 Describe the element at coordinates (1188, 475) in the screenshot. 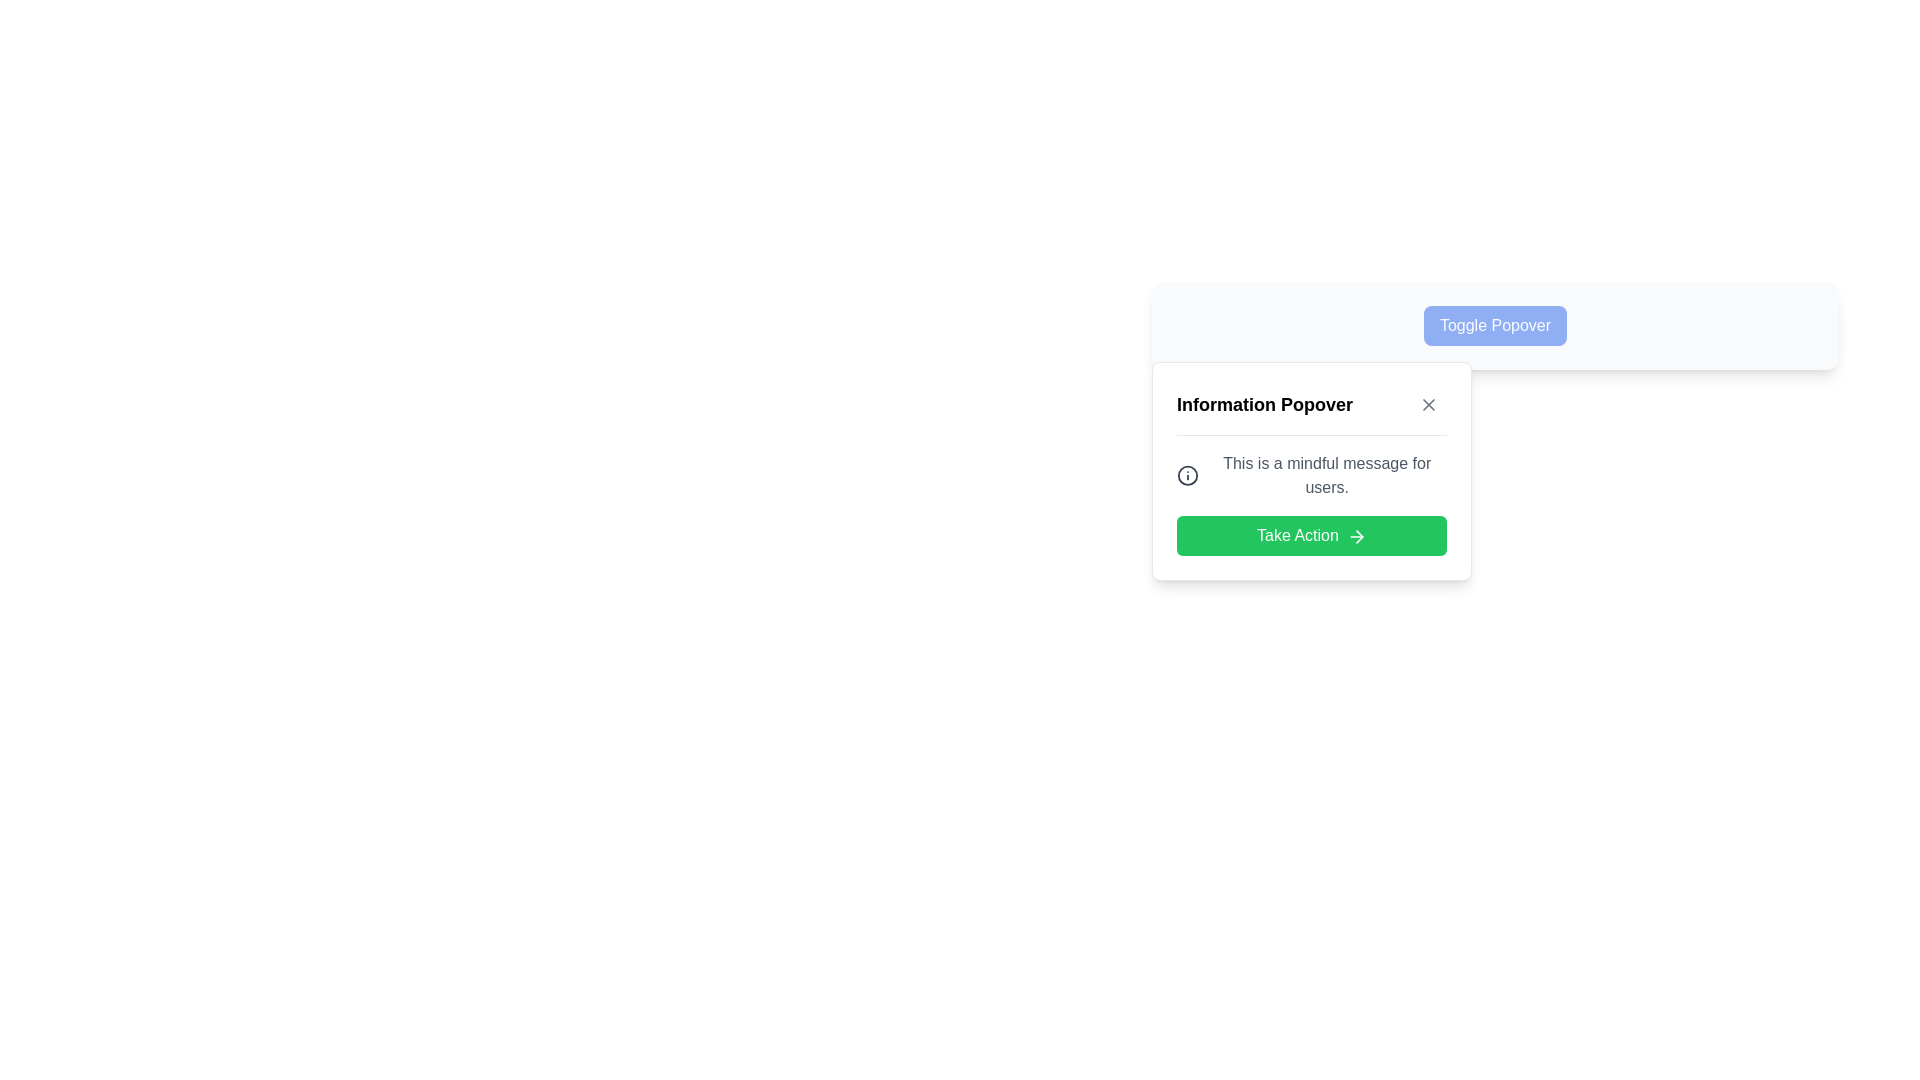

I see `circular SVG graphic element with a dark outline located in the 'Information Popover' modal by using the browser's developer tools` at that location.